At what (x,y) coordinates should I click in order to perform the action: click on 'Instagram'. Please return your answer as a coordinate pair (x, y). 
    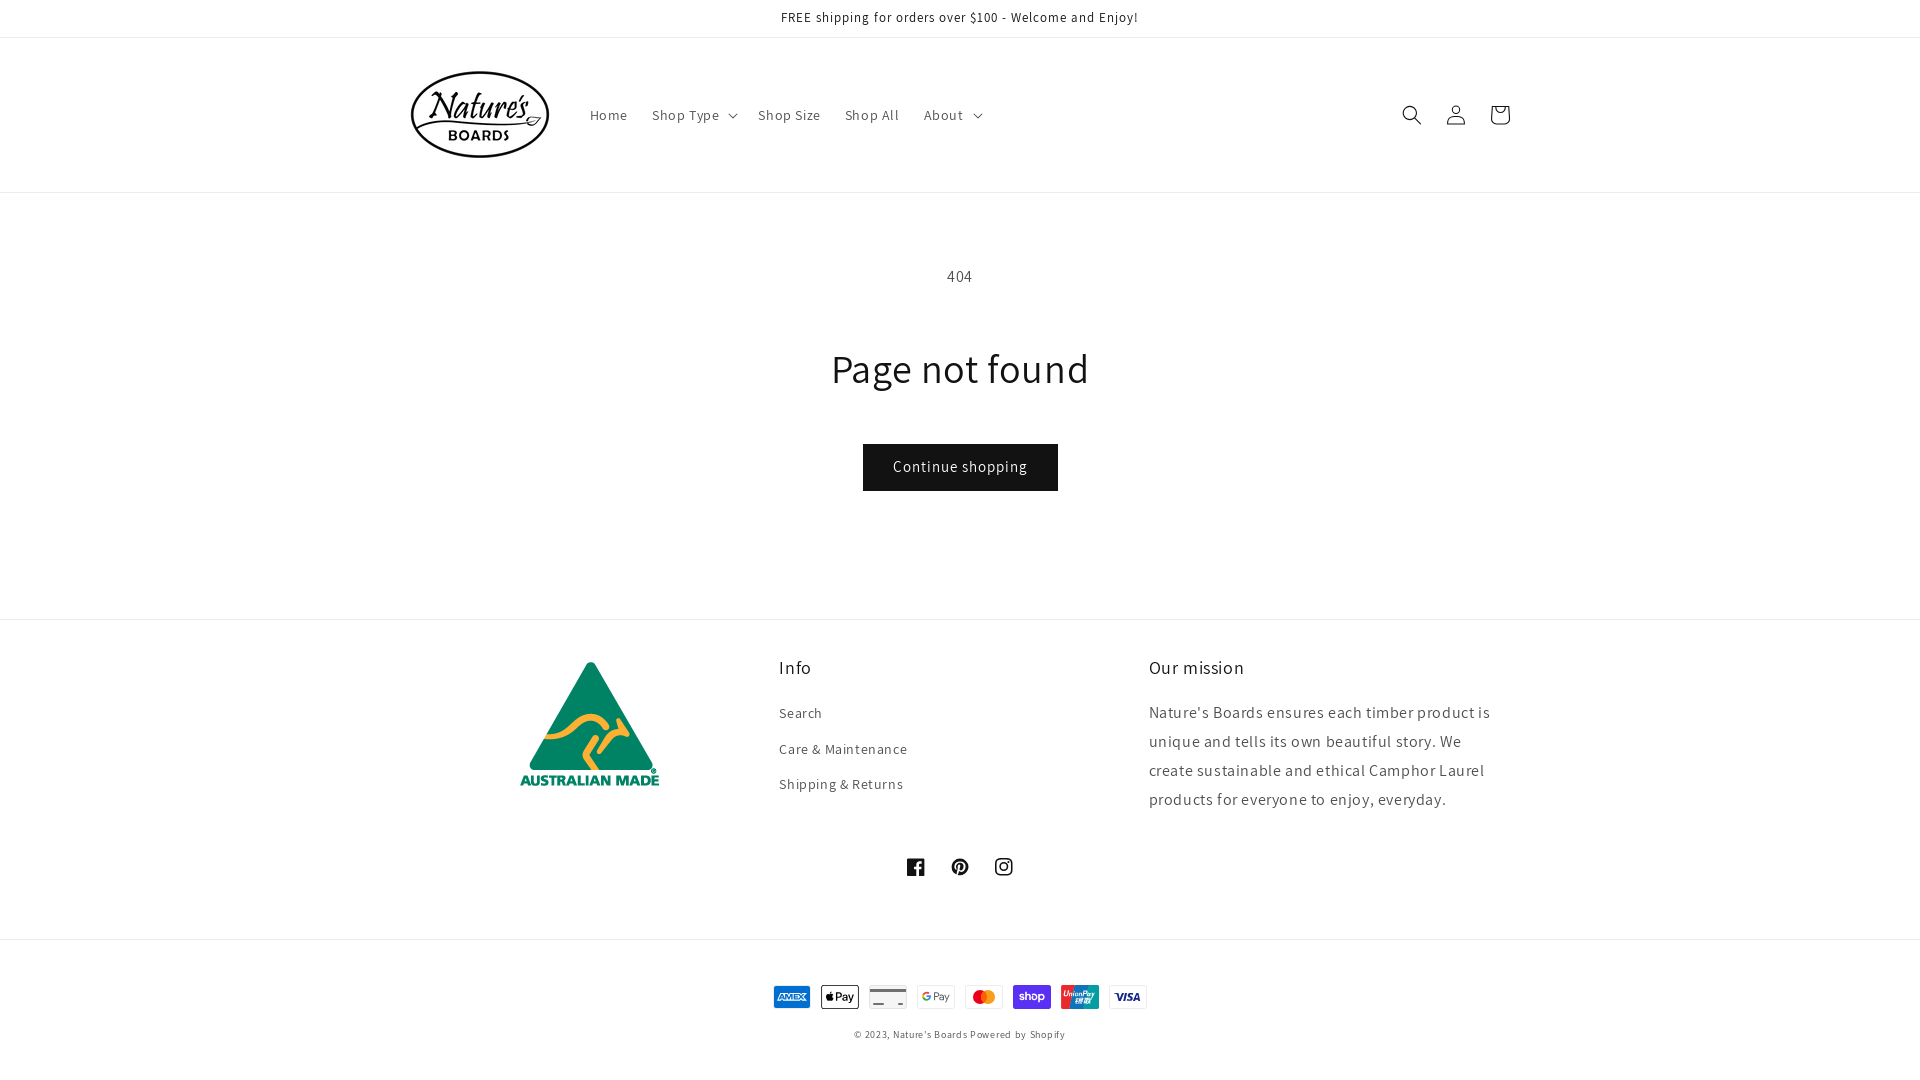
    Looking at the image, I should click on (1003, 866).